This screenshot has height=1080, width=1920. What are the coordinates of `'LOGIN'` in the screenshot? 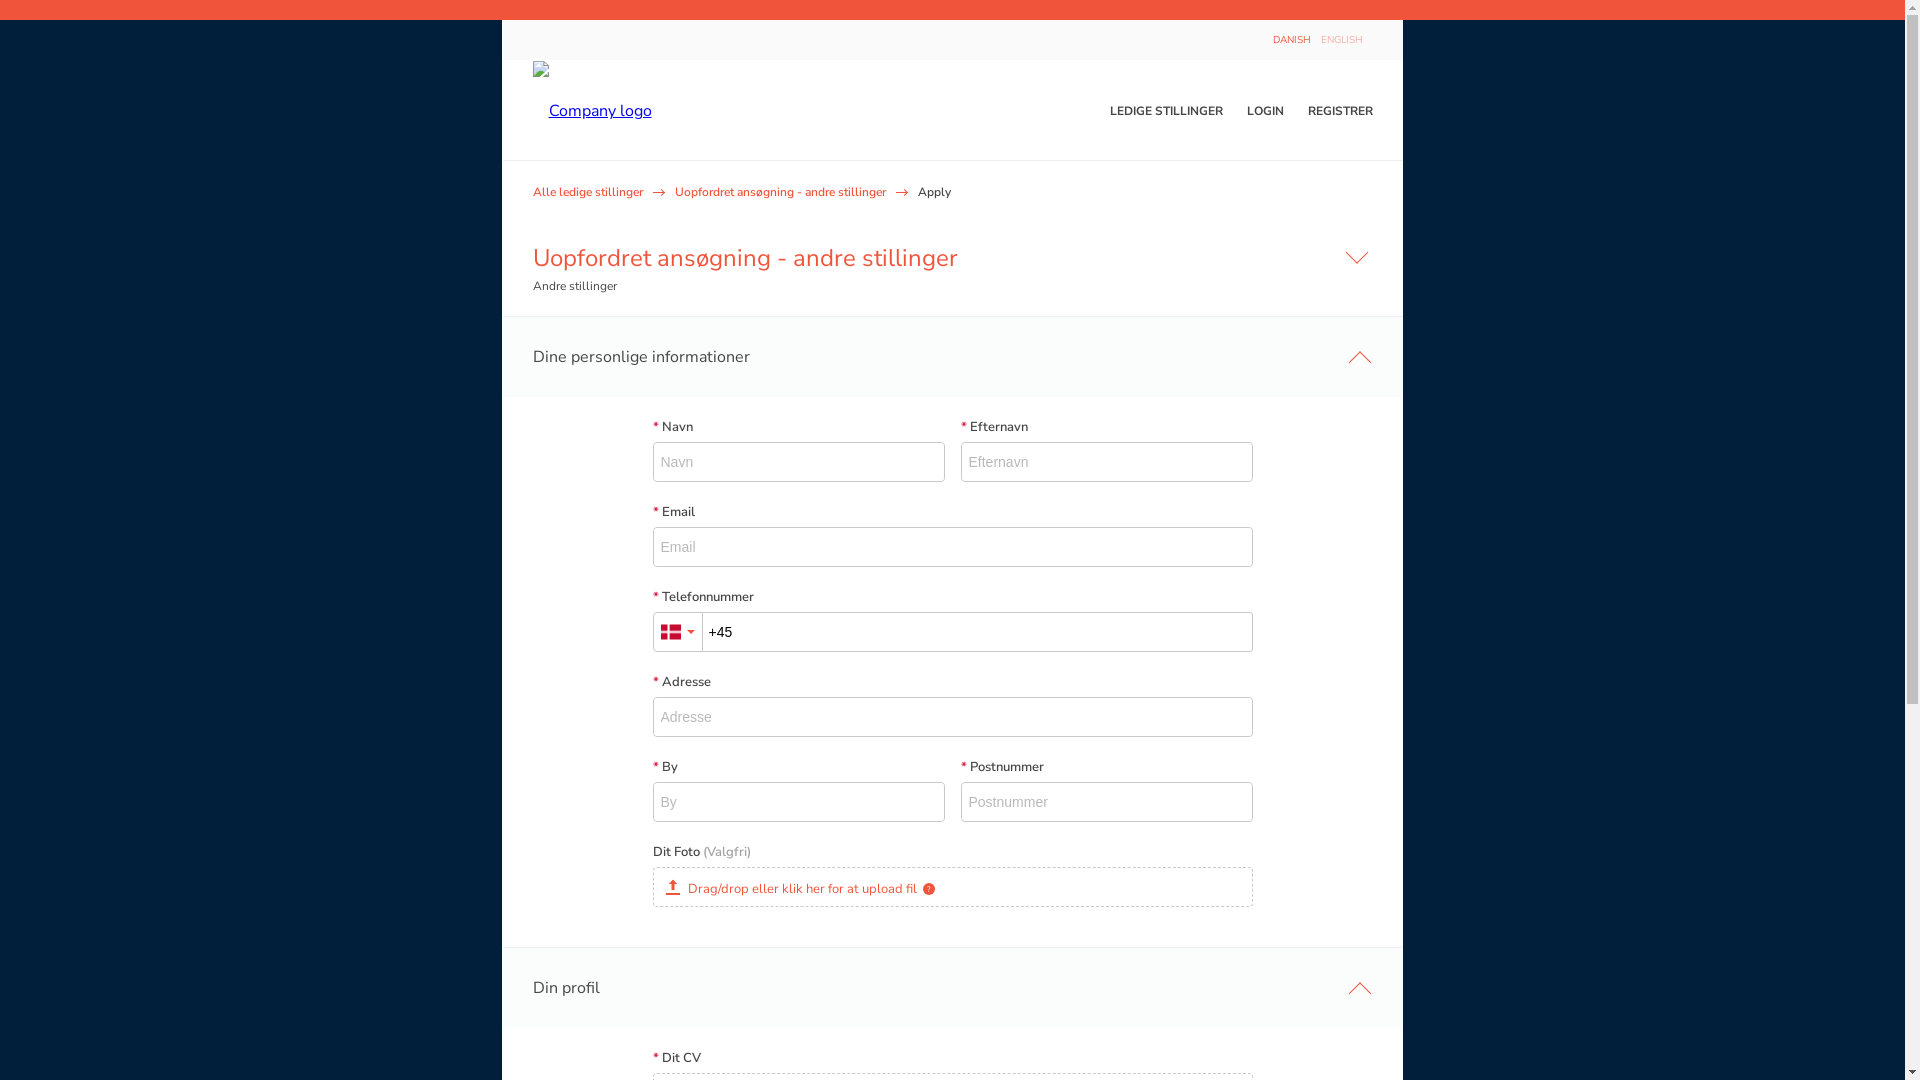 It's located at (1263, 111).